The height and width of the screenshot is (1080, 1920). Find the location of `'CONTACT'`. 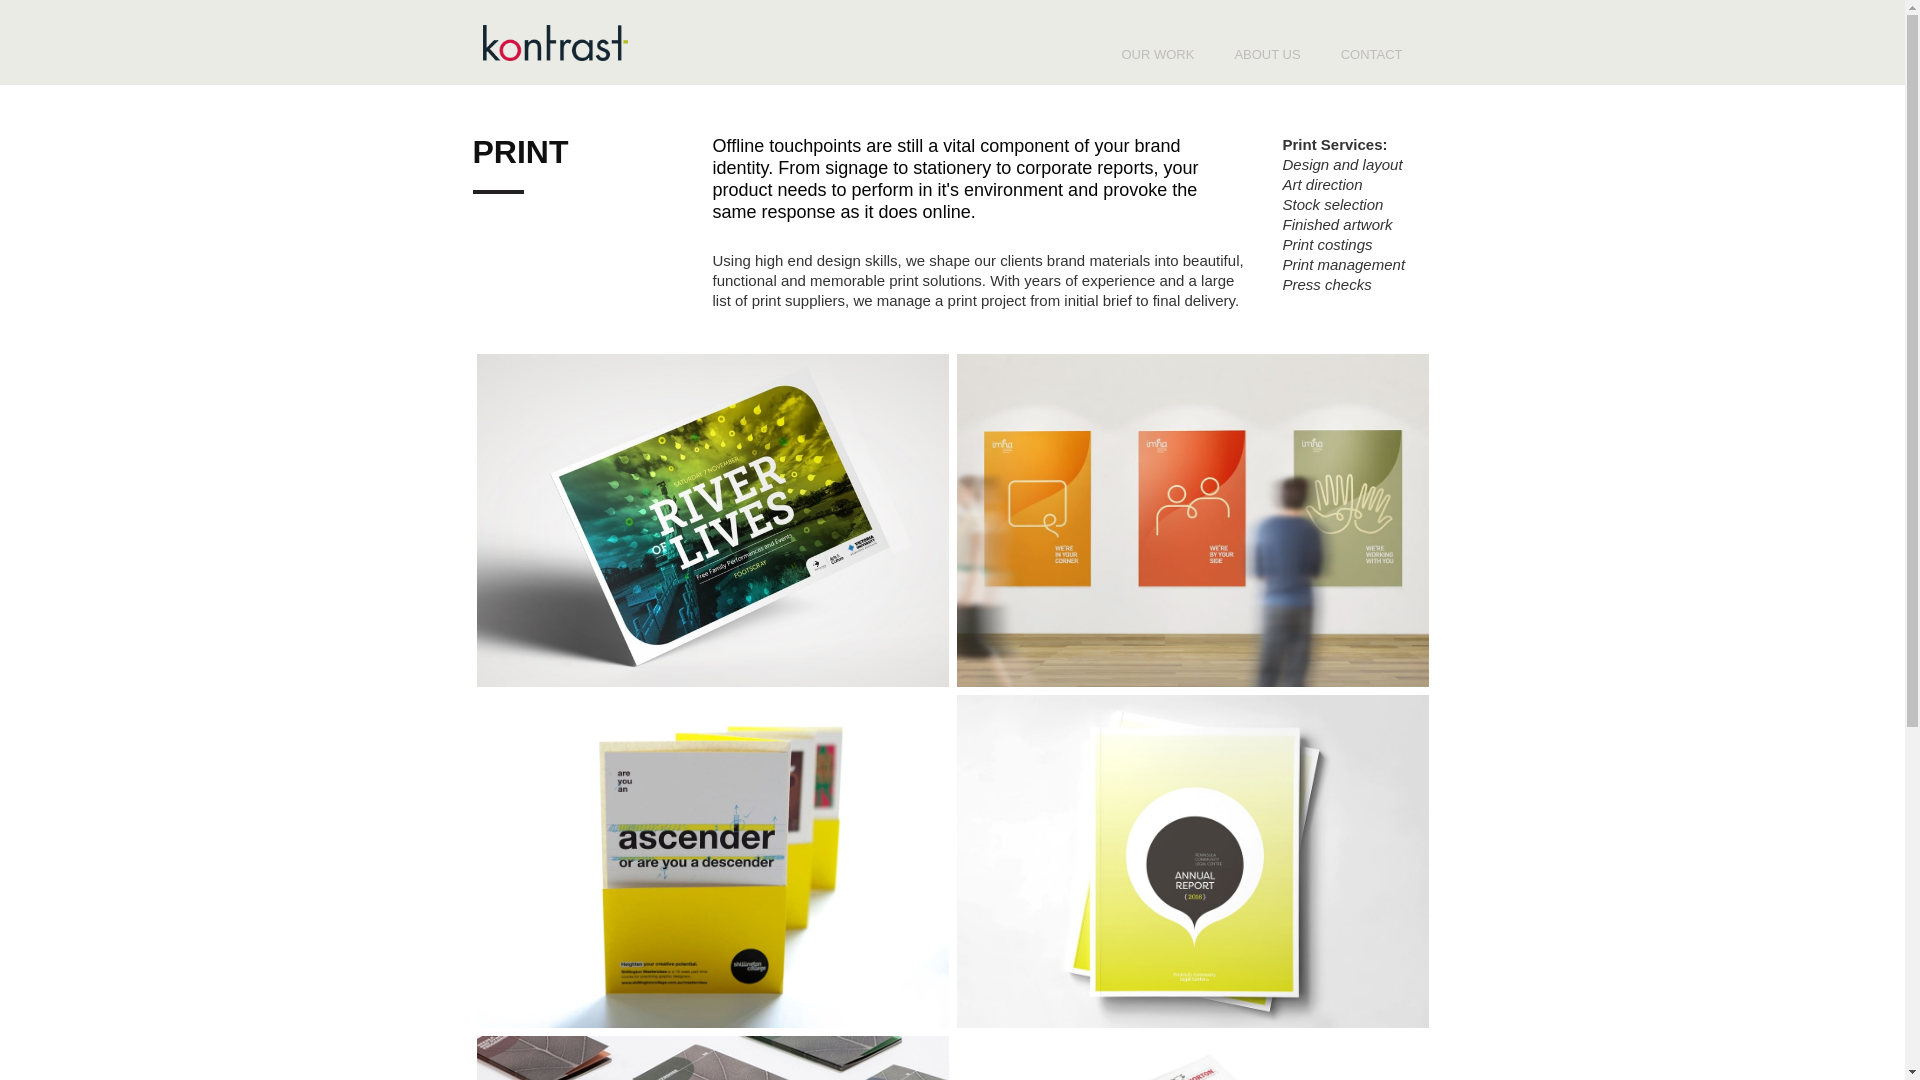

'CONTACT' is located at coordinates (1320, 53).